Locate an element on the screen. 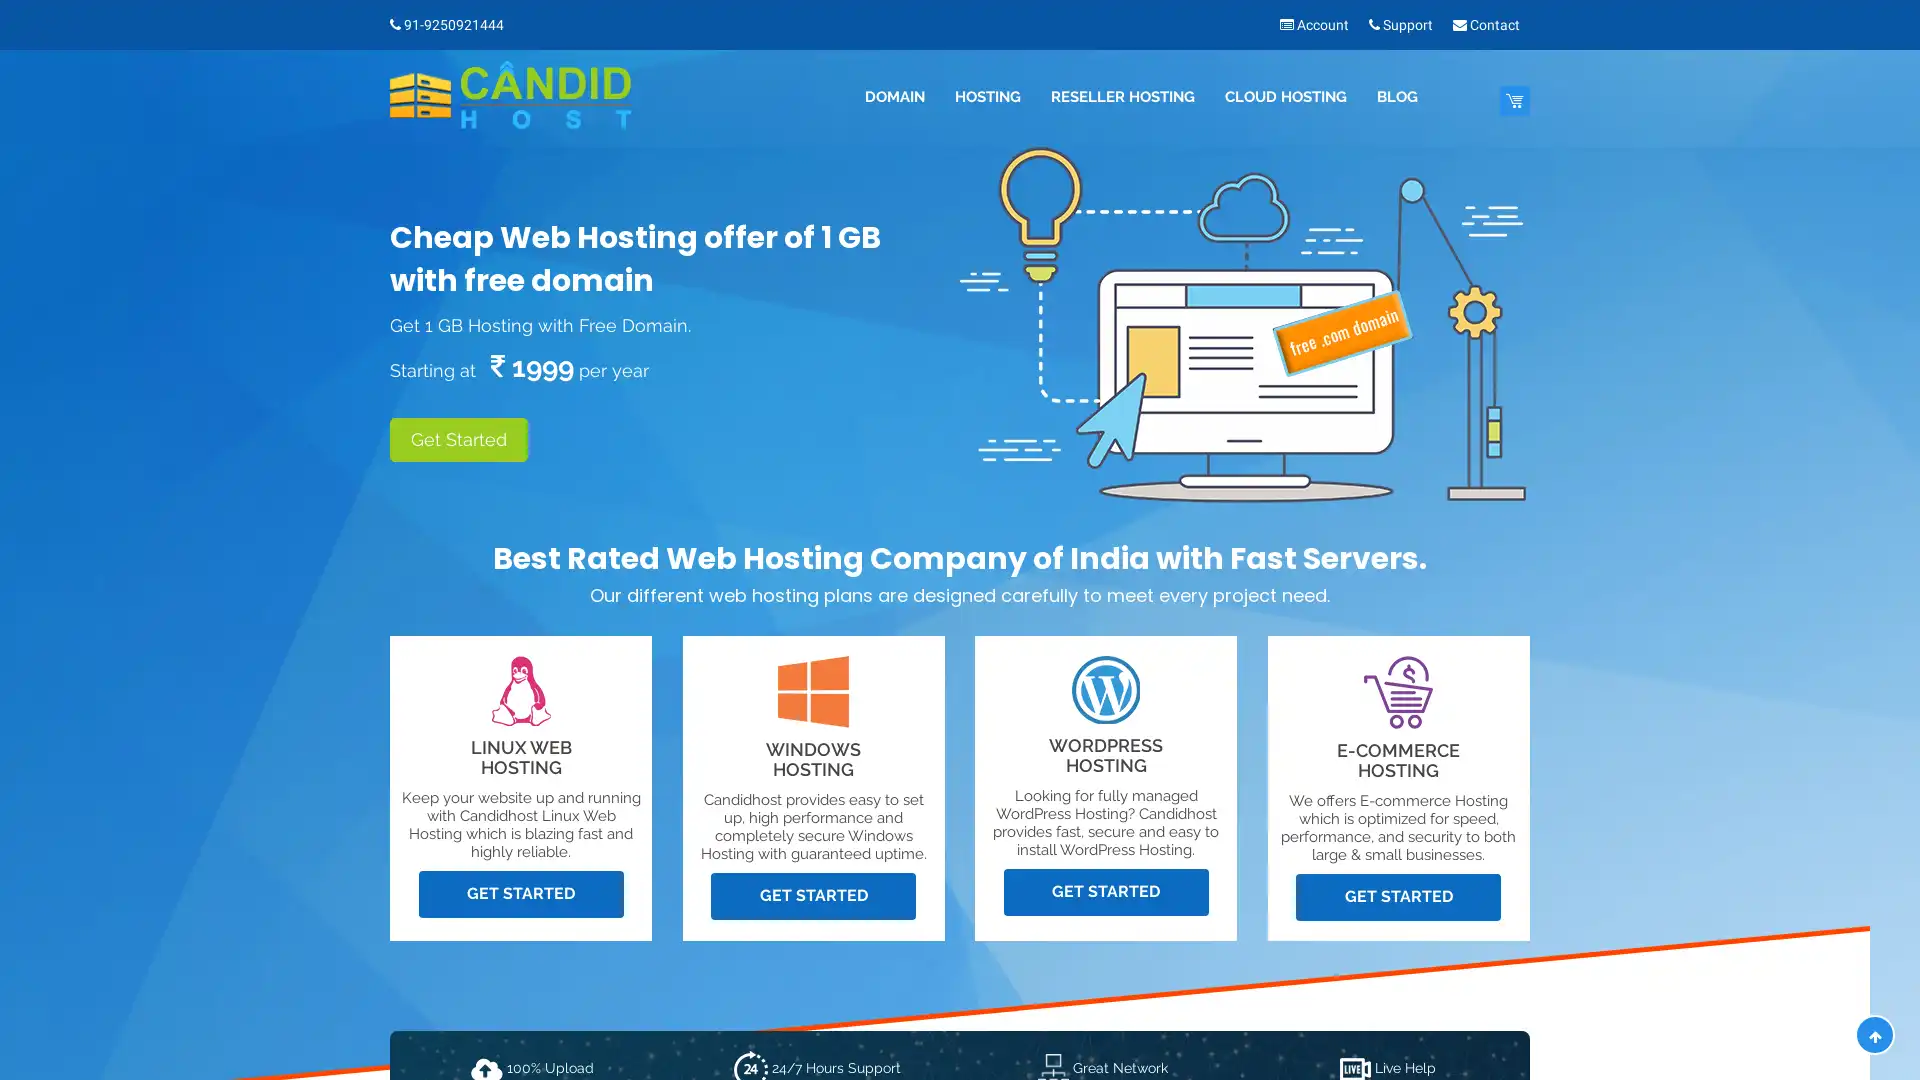  DOMAIN is located at coordinates (892, 97).